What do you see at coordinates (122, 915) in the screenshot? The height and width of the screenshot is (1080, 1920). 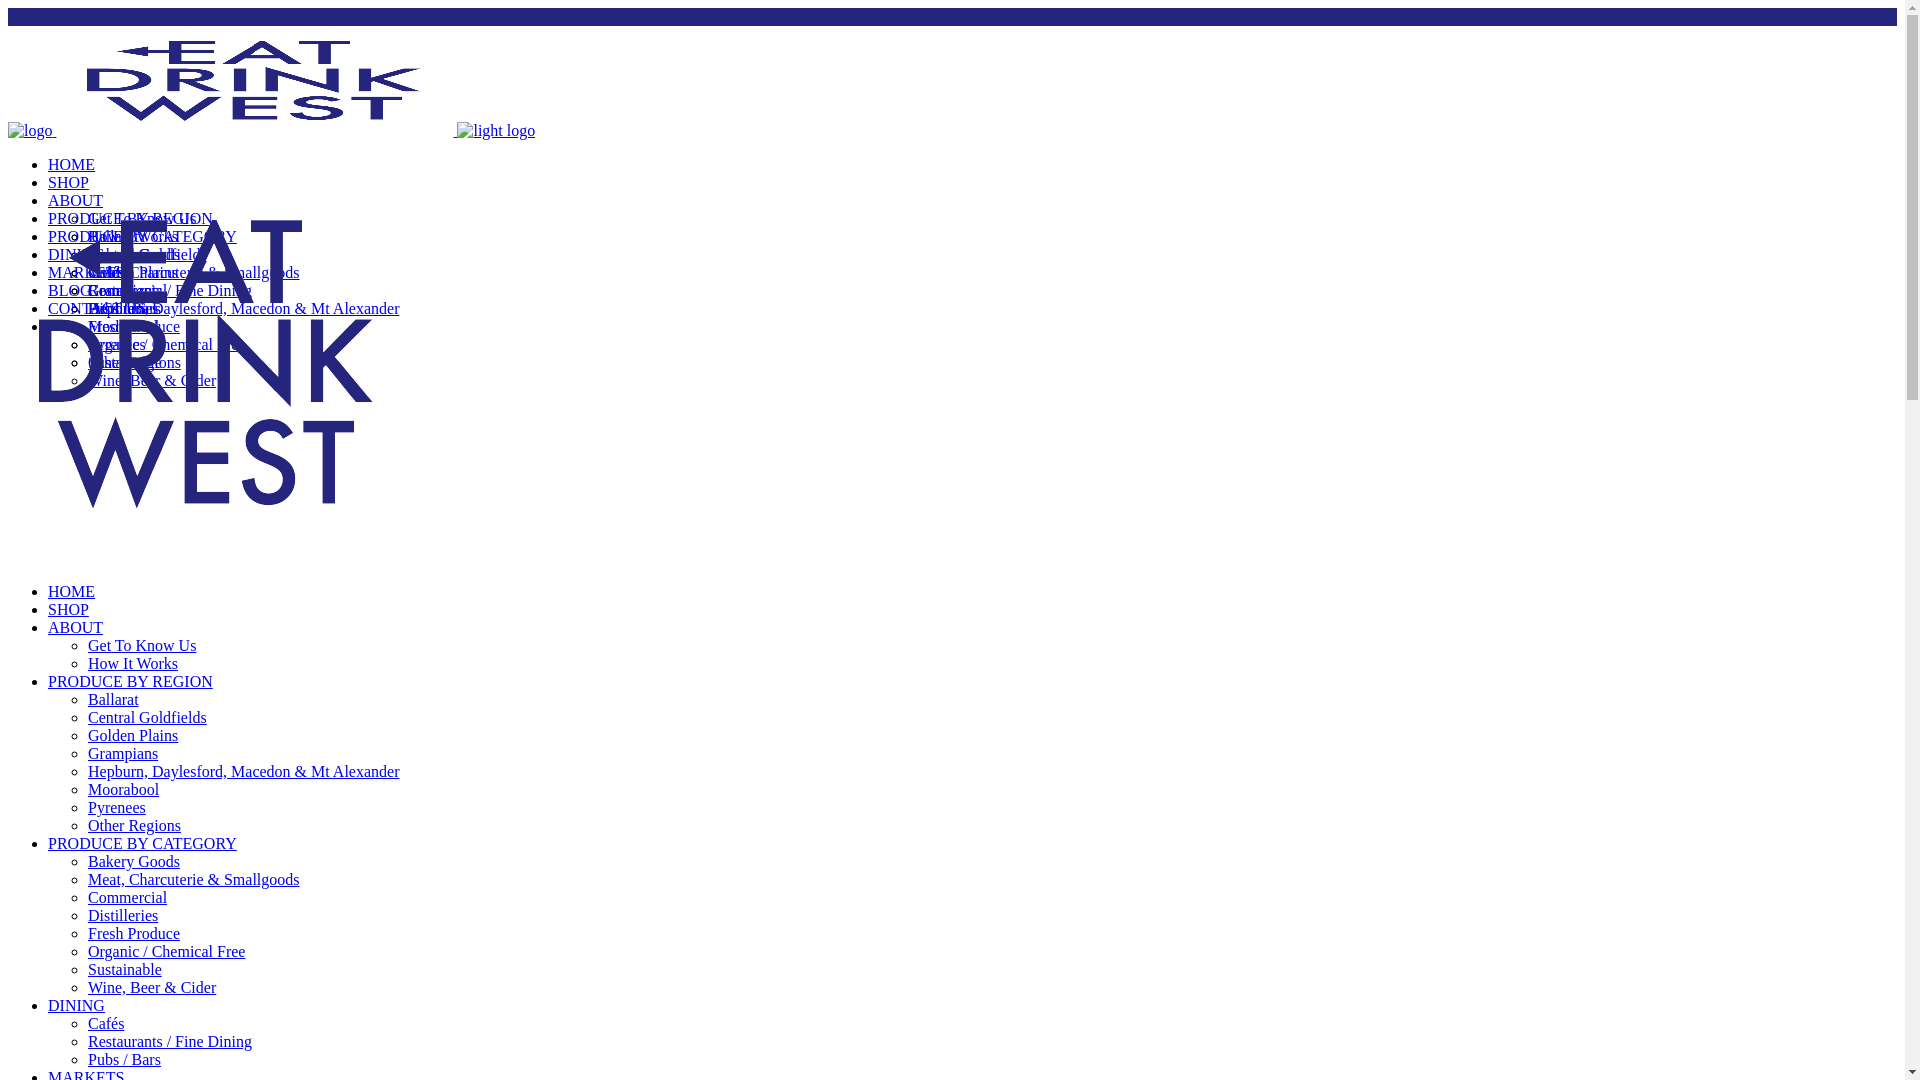 I see `'Distilleries'` at bounding box center [122, 915].